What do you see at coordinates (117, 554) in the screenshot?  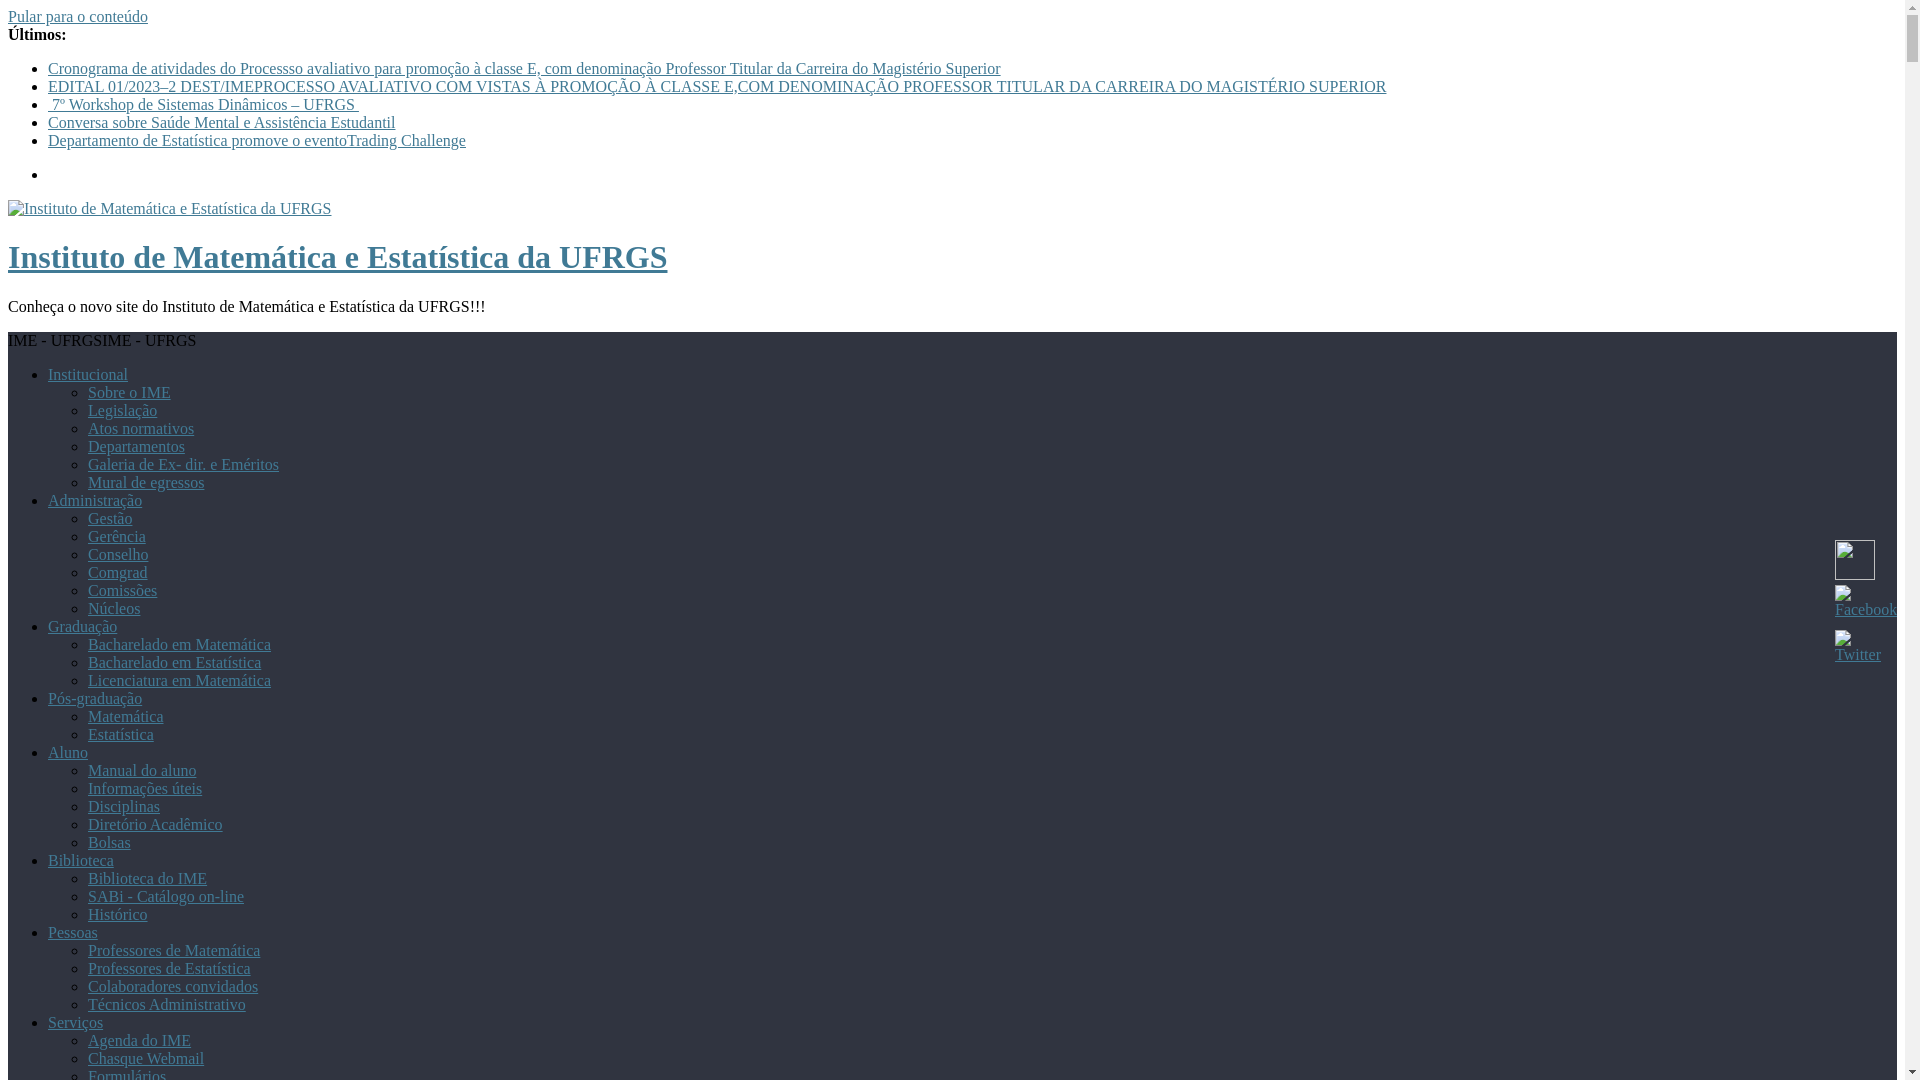 I see `'Conselho'` at bounding box center [117, 554].